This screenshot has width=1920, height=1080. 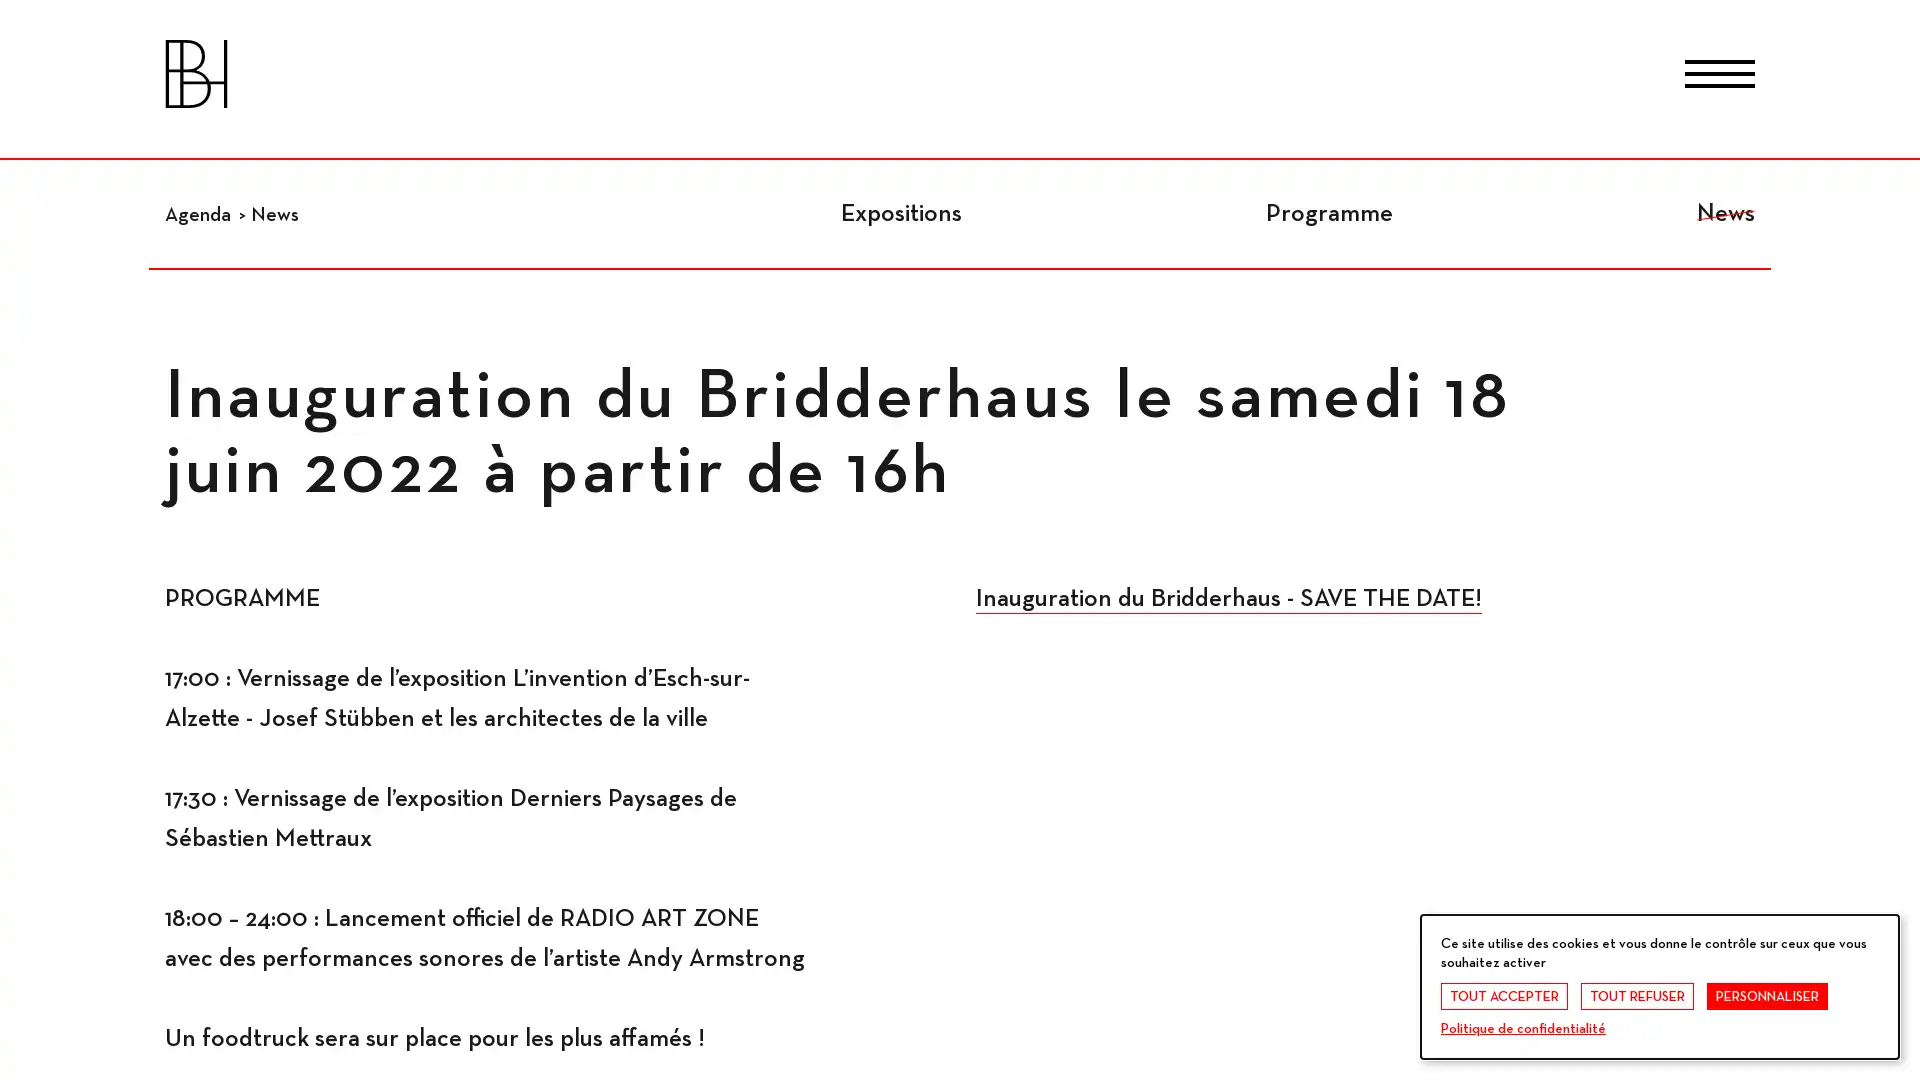 I want to click on Politique de confidentialite, so click(x=1522, y=1029).